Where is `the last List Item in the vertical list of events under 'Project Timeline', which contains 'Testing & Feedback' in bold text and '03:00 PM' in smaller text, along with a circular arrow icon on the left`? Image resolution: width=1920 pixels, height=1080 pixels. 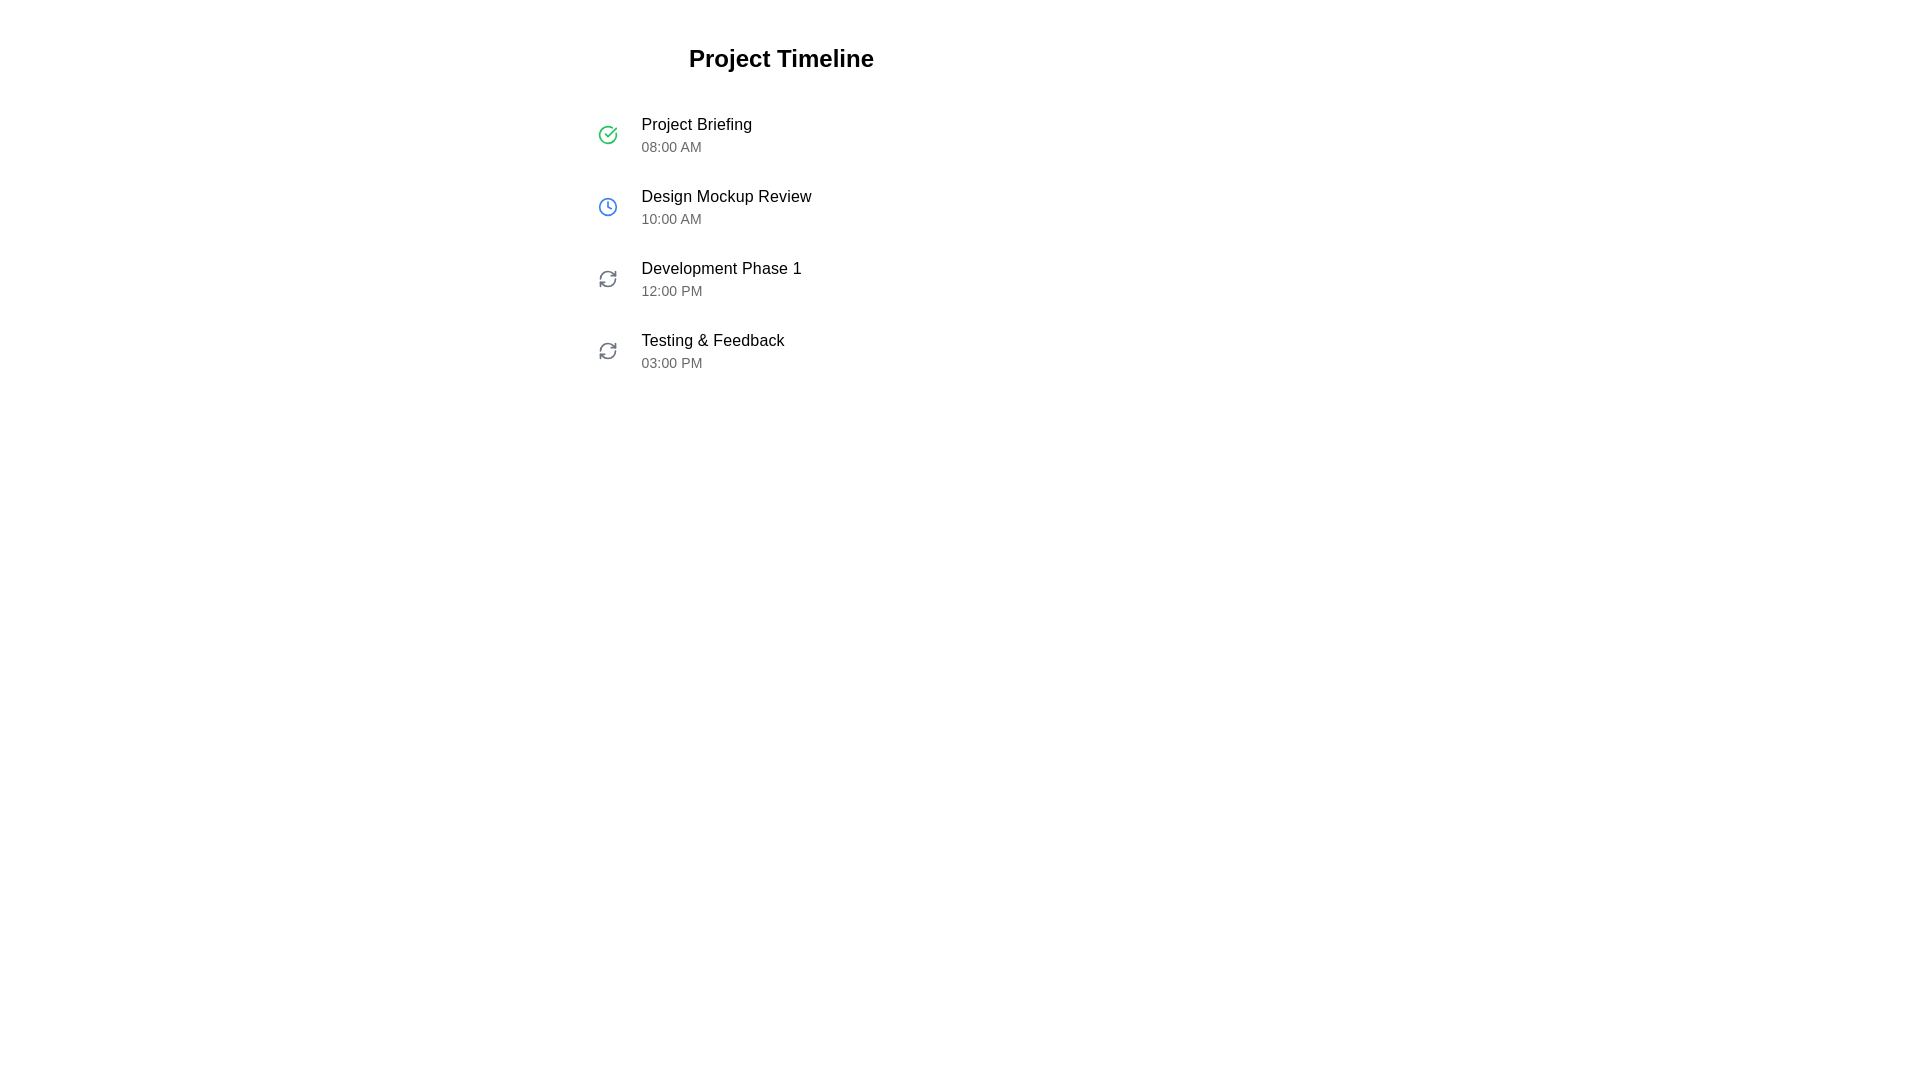 the last List Item in the vertical list of events under 'Project Timeline', which contains 'Testing & Feedback' in bold text and '03:00 PM' in smaller text, along with a circular arrow icon on the left is located at coordinates (780, 350).